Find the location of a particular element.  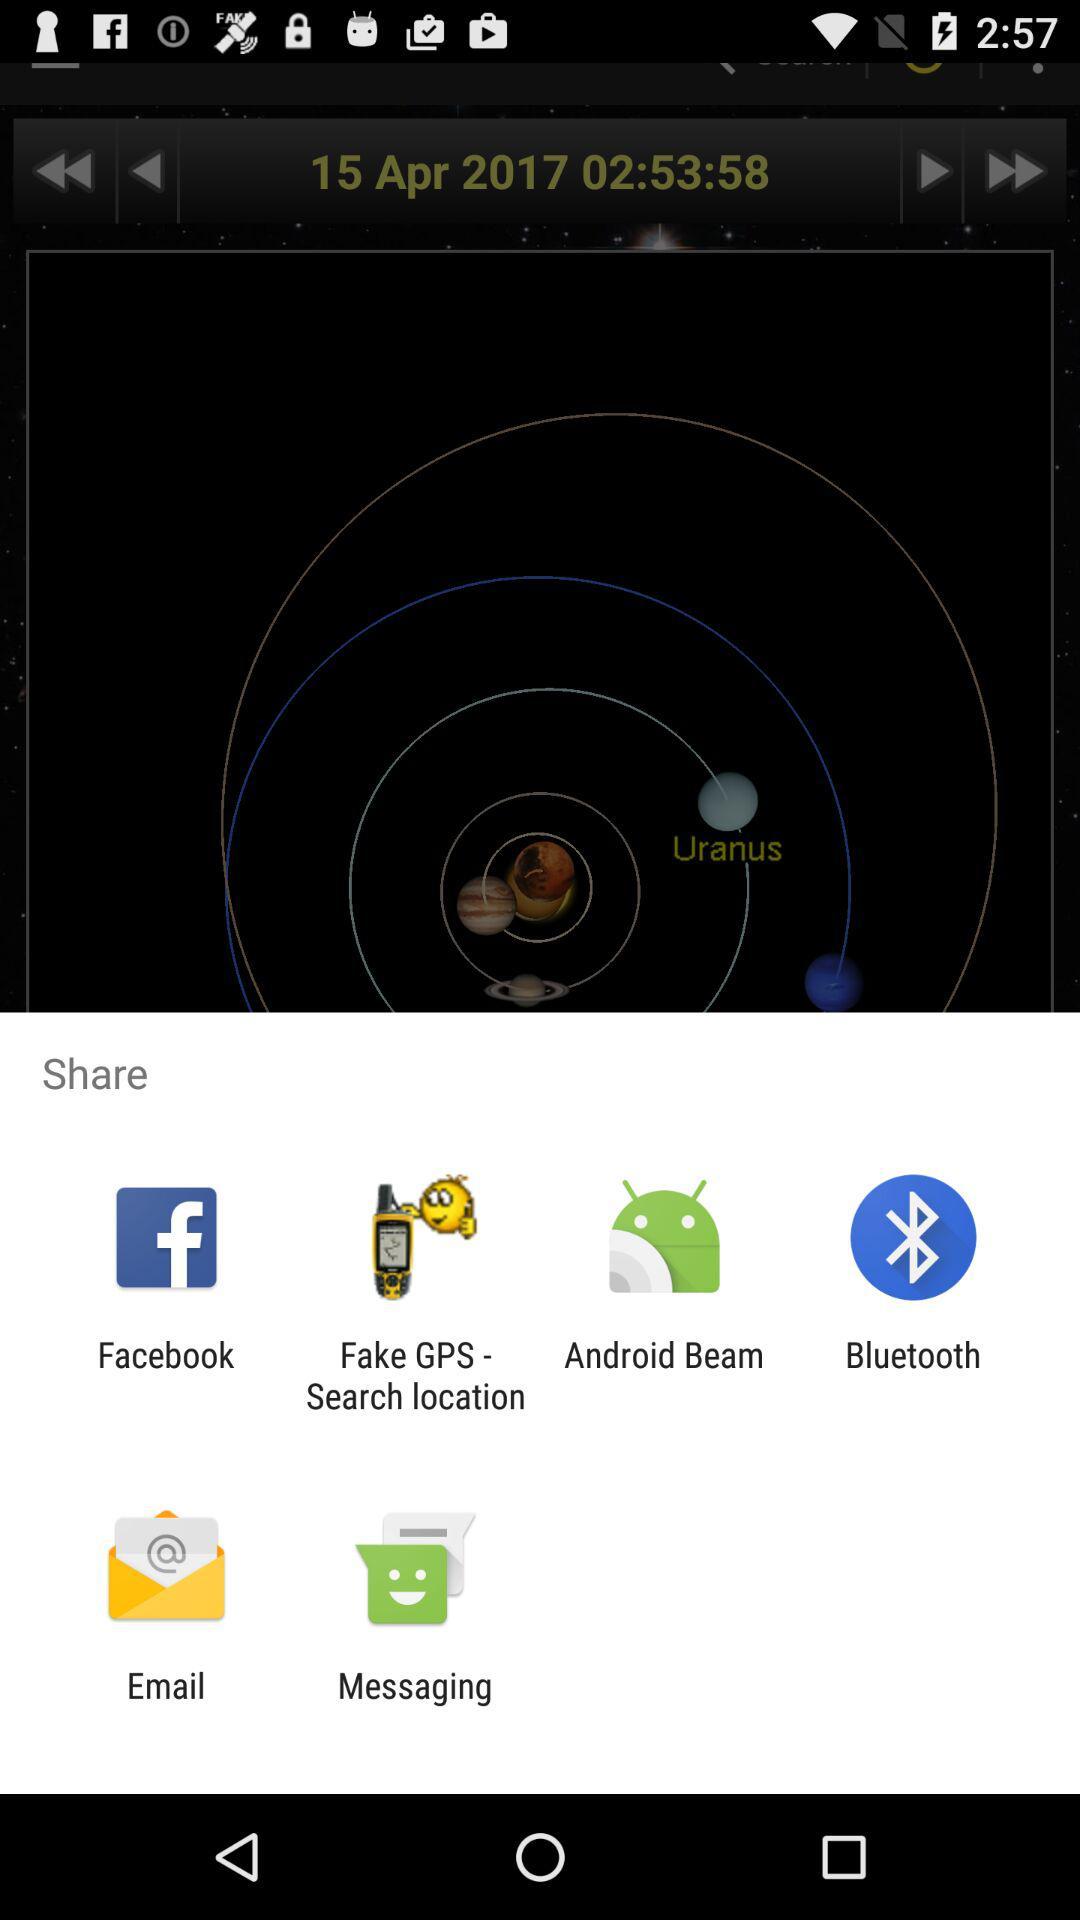

email icon is located at coordinates (165, 1705).